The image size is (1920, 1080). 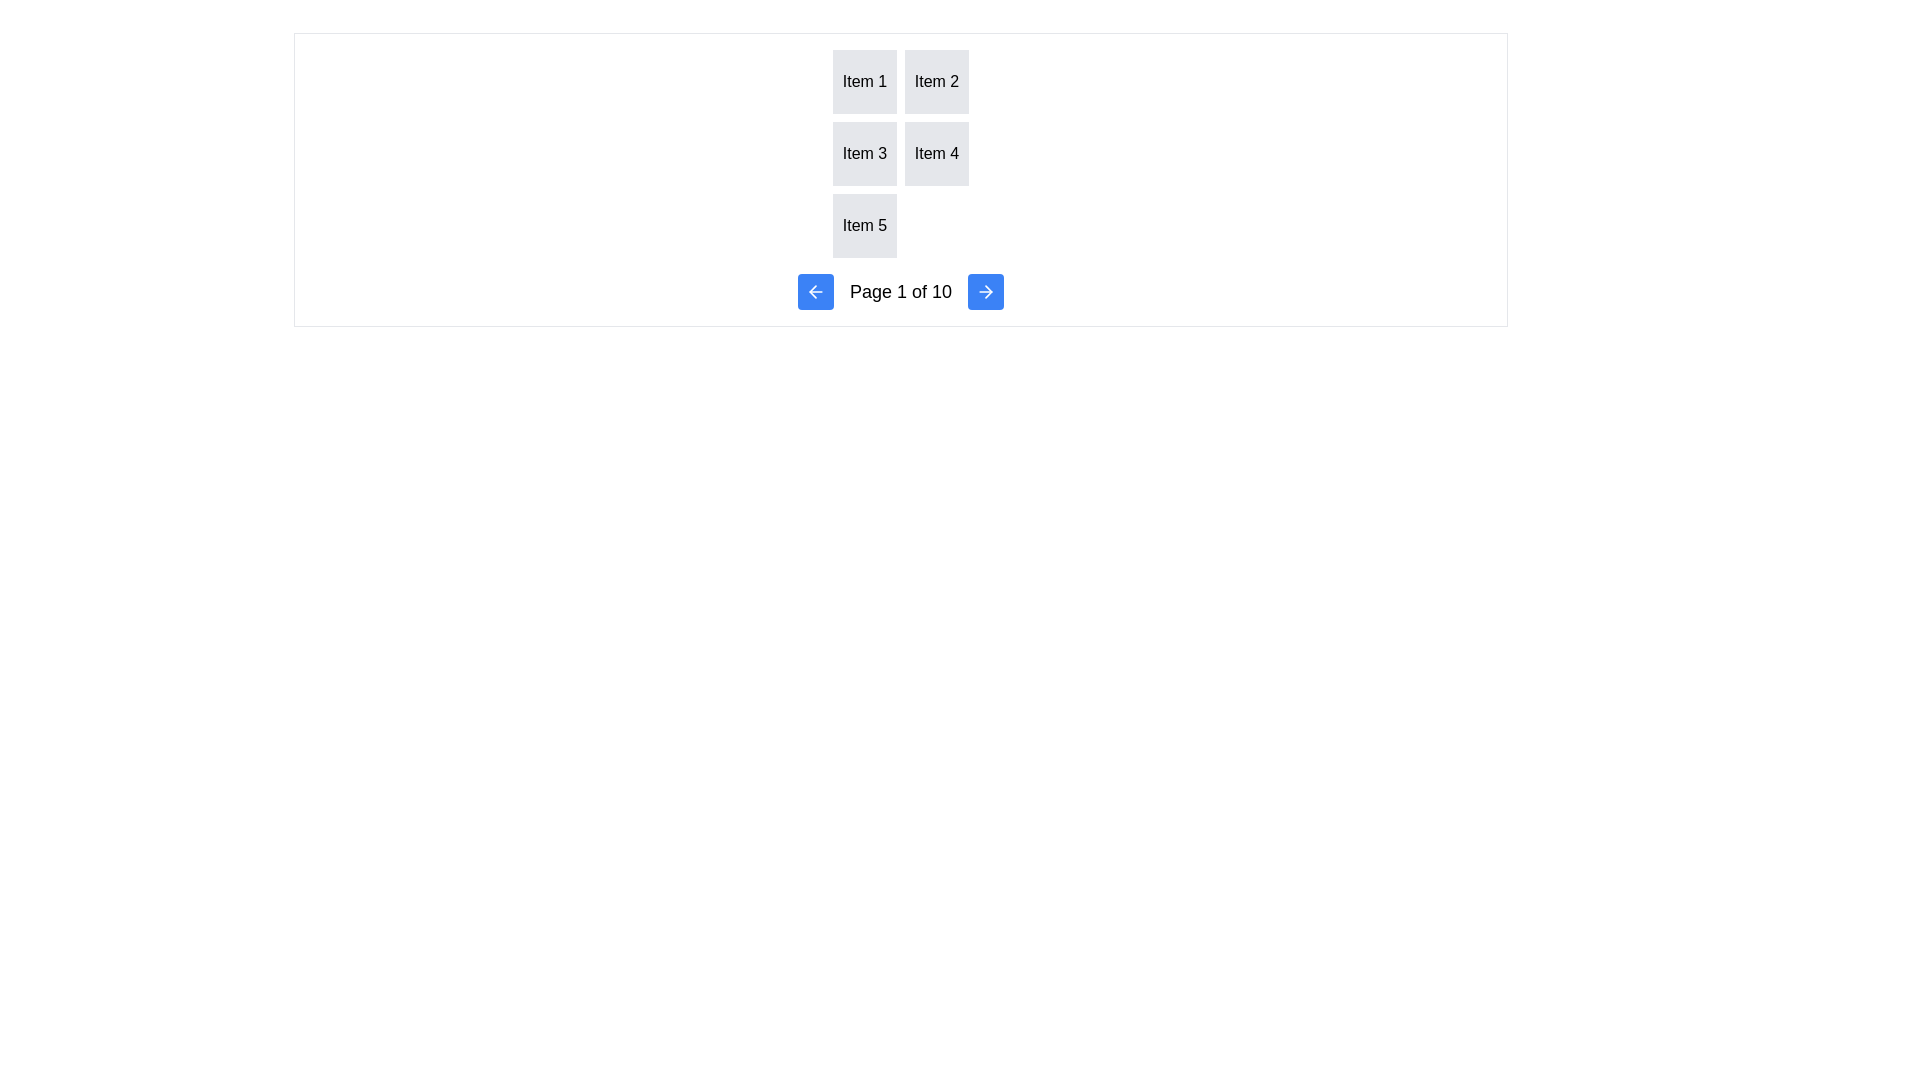 What do you see at coordinates (986, 292) in the screenshot?
I see `the blue rightward arrow button with a white arrow icon in the center, located in the bottom-right corner of the control panel` at bounding box center [986, 292].